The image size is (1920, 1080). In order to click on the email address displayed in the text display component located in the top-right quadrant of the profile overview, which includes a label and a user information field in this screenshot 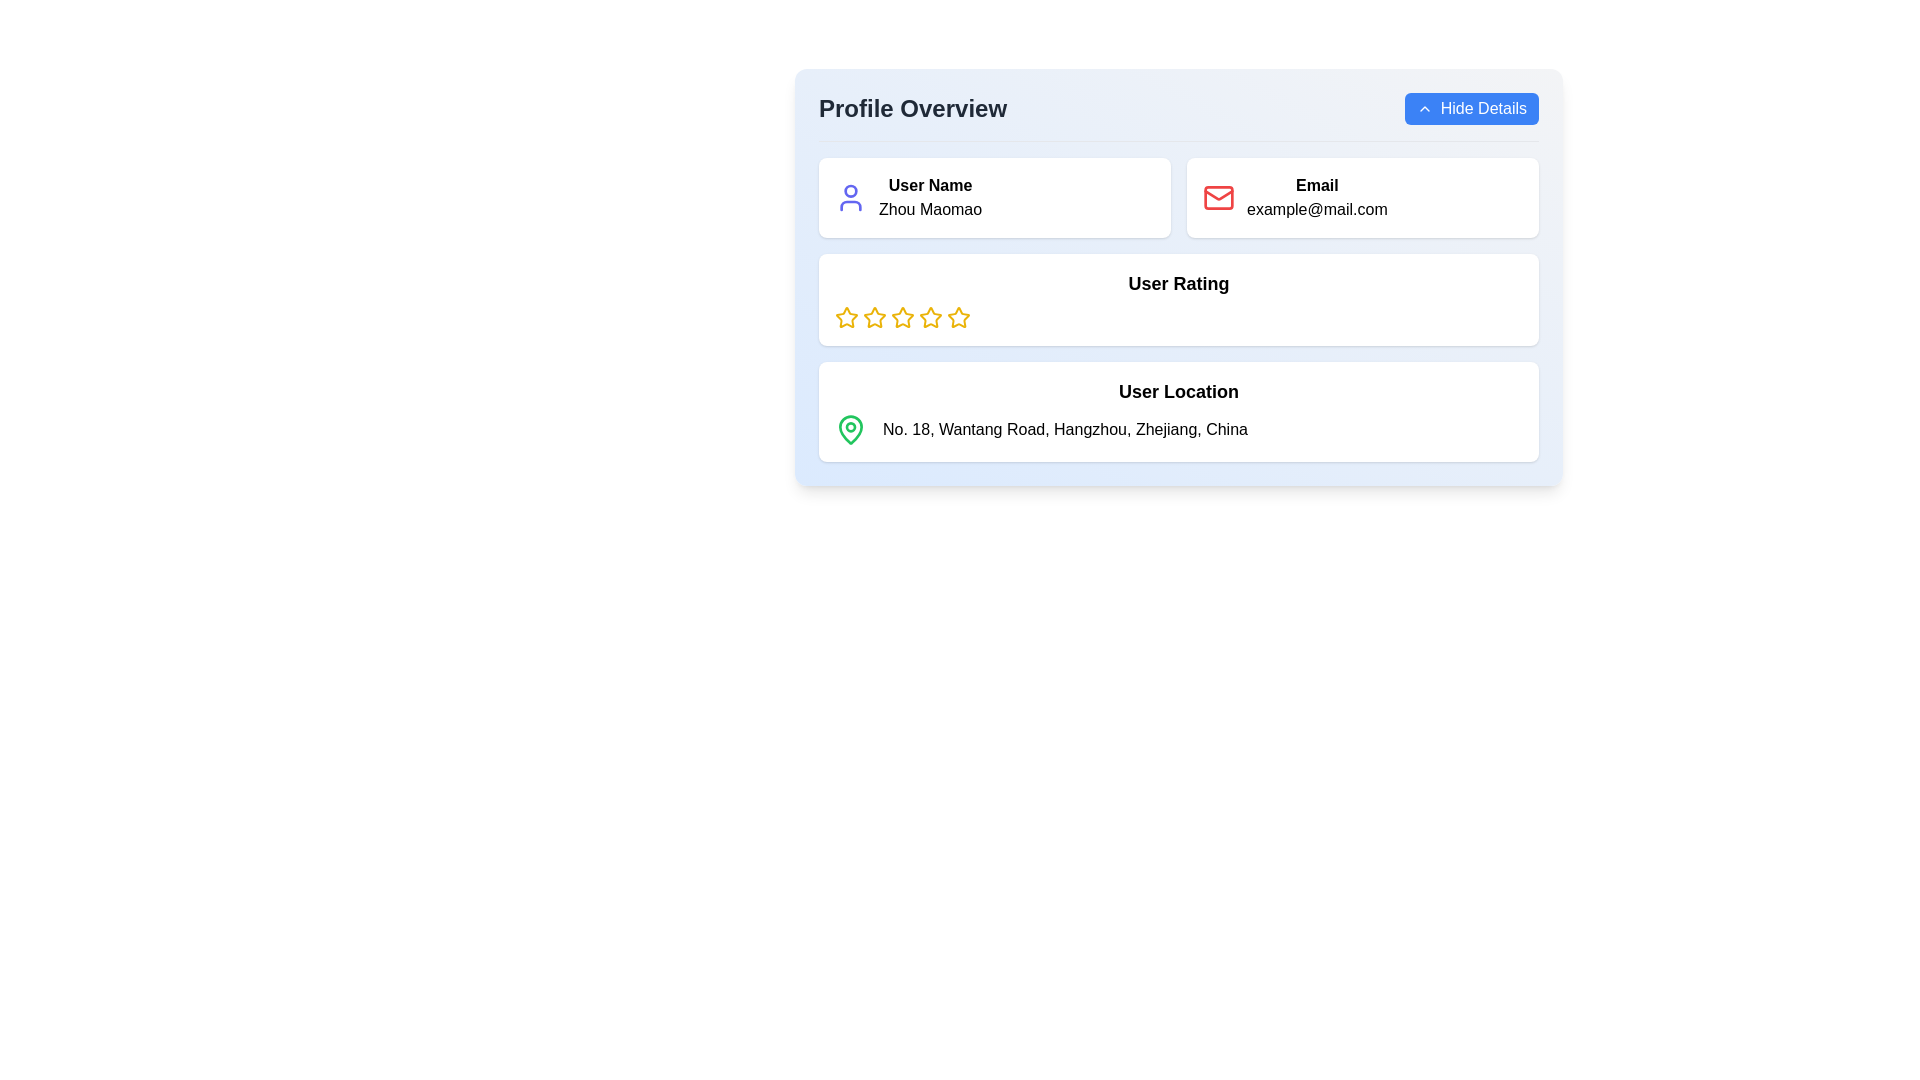, I will do `click(1317, 197)`.